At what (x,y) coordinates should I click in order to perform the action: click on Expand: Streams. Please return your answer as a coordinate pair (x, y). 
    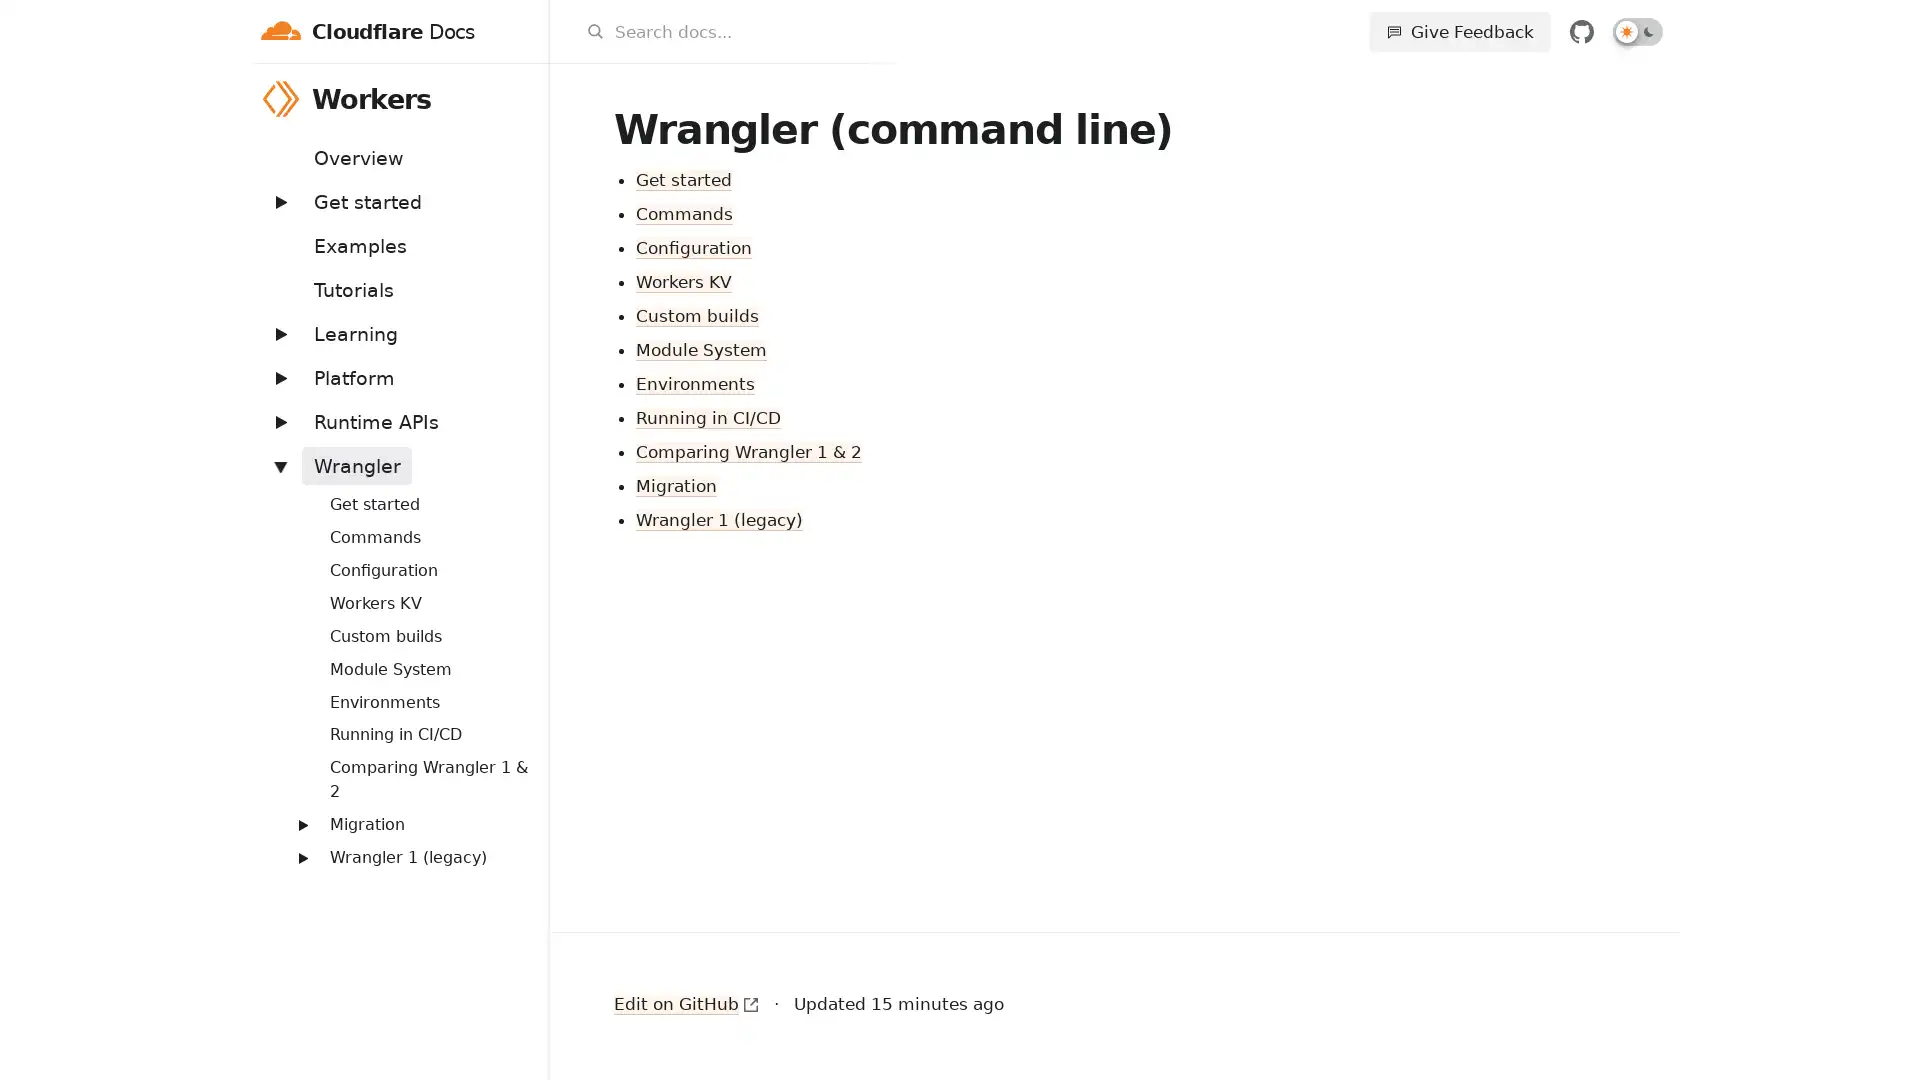
    Looking at the image, I should click on (291, 921).